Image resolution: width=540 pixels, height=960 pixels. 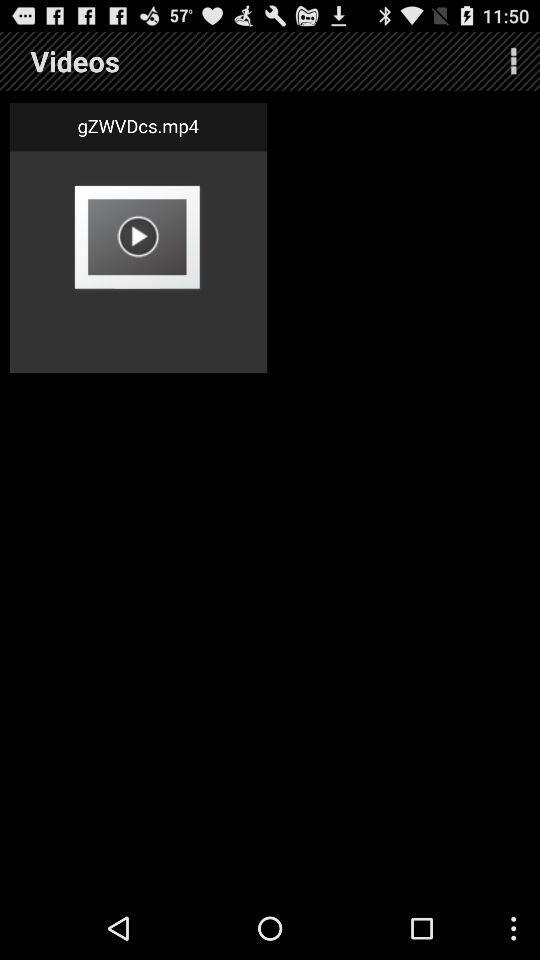 I want to click on the button below gzwvdcs.mp4, so click(x=137, y=236).